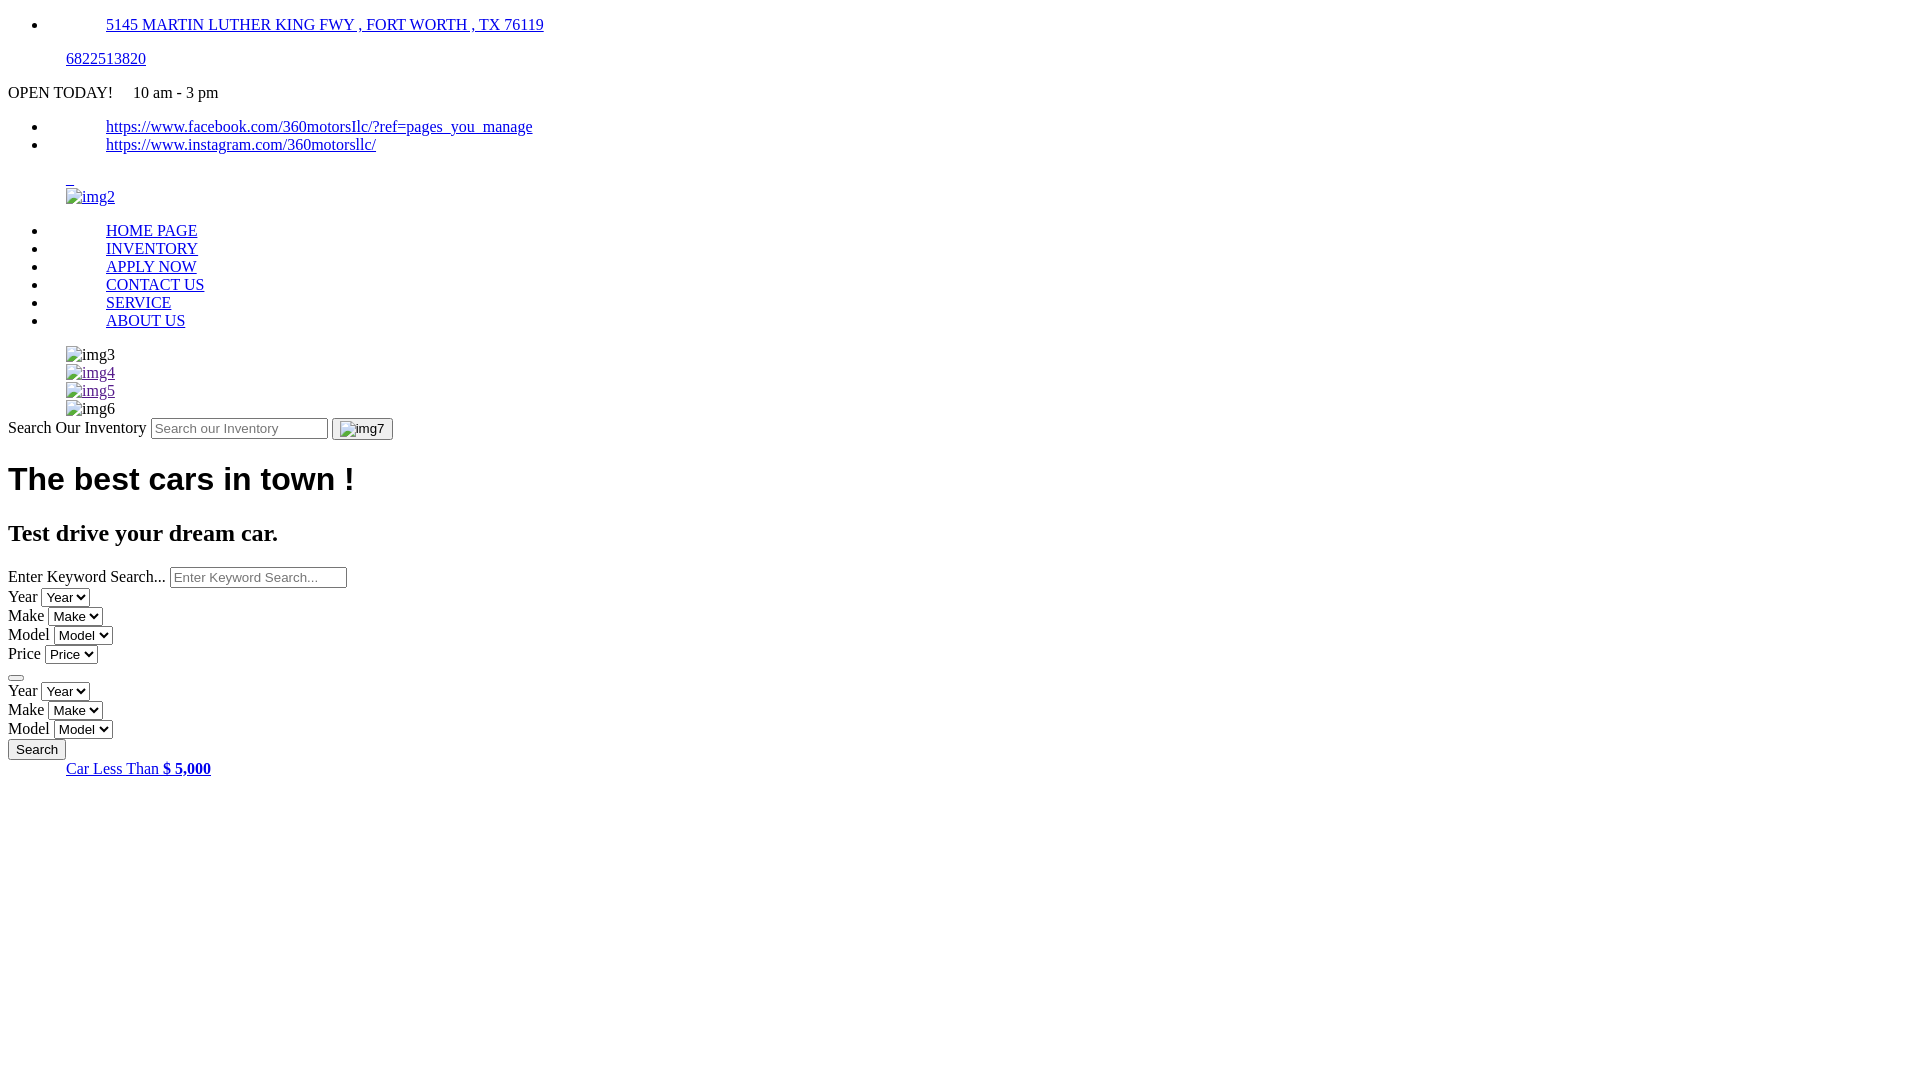 The image size is (1920, 1080). What do you see at coordinates (150, 265) in the screenshot?
I see `'APPLY NOW'` at bounding box center [150, 265].